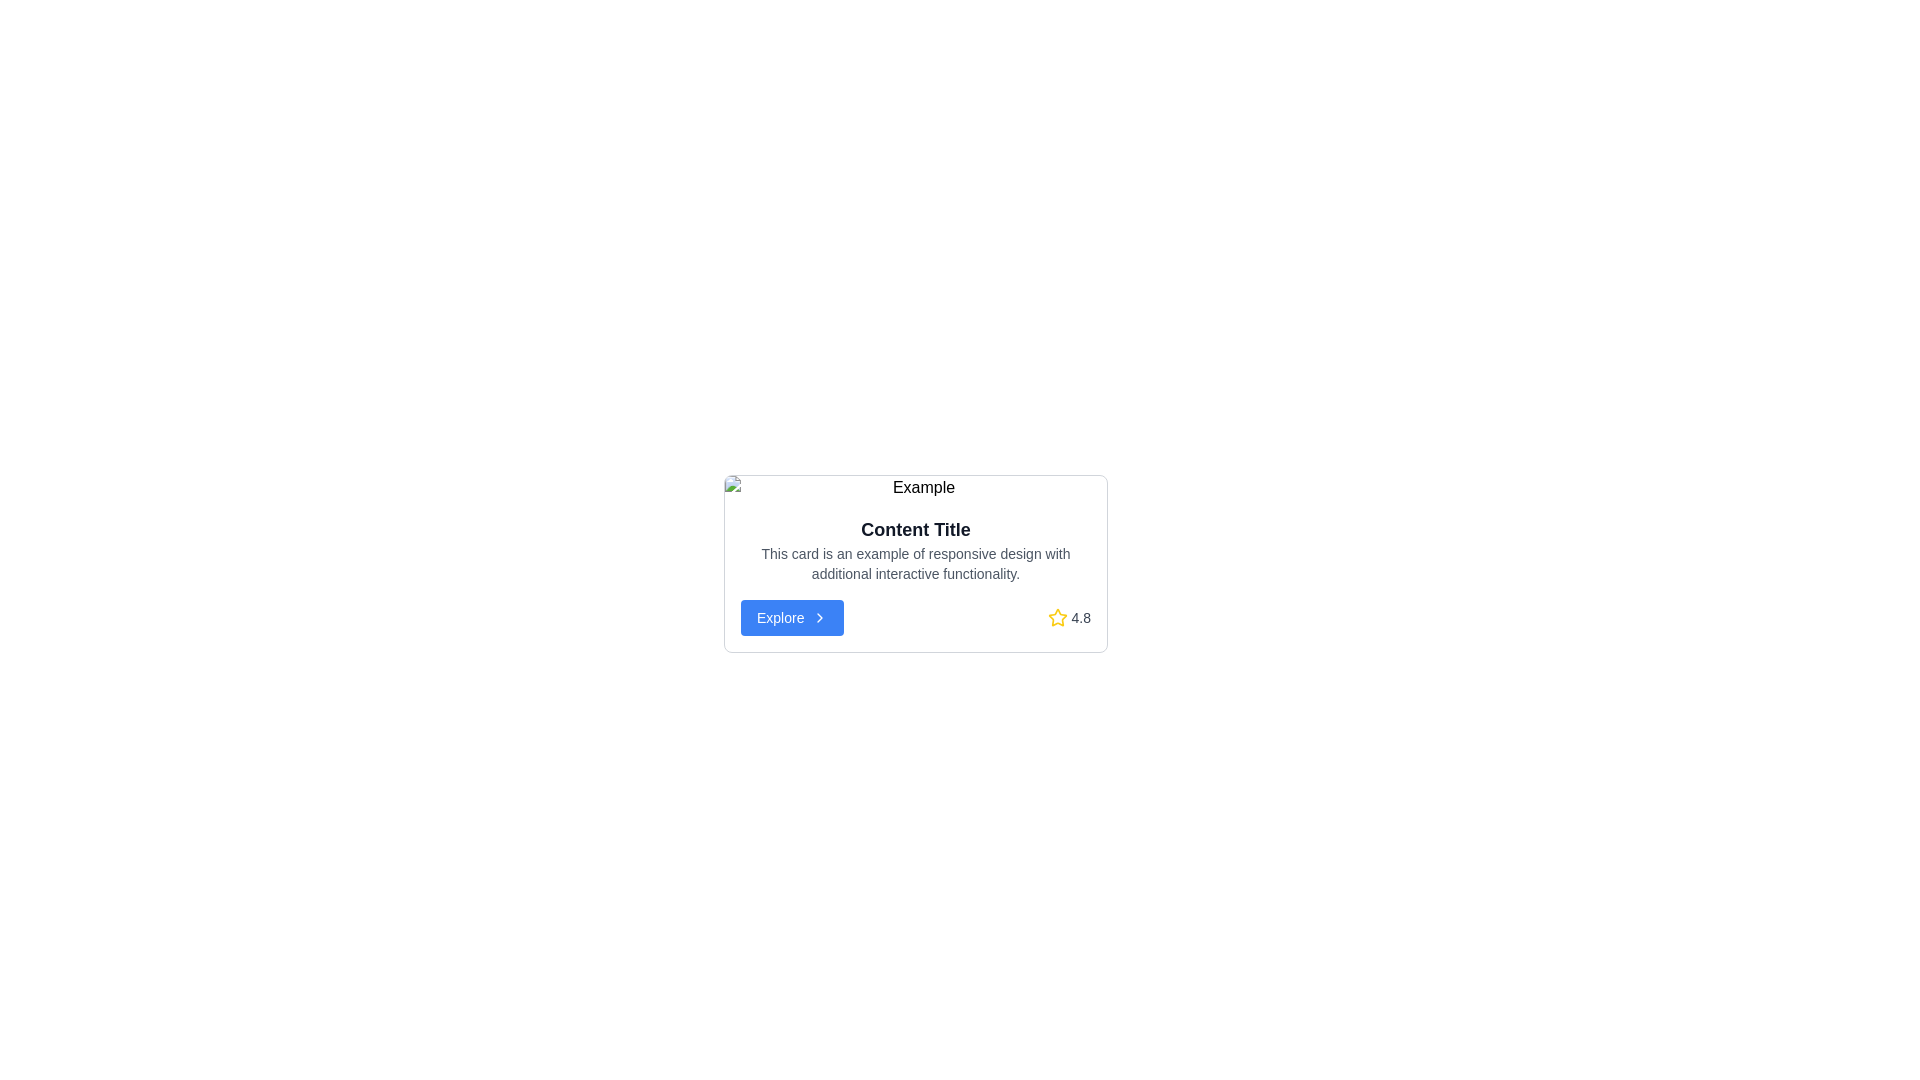  I want to click on the distinct yellow five-pointed star icon located to the left of the rating text ('4.8') at the bottom right of the card interface, so click(1056, 616).